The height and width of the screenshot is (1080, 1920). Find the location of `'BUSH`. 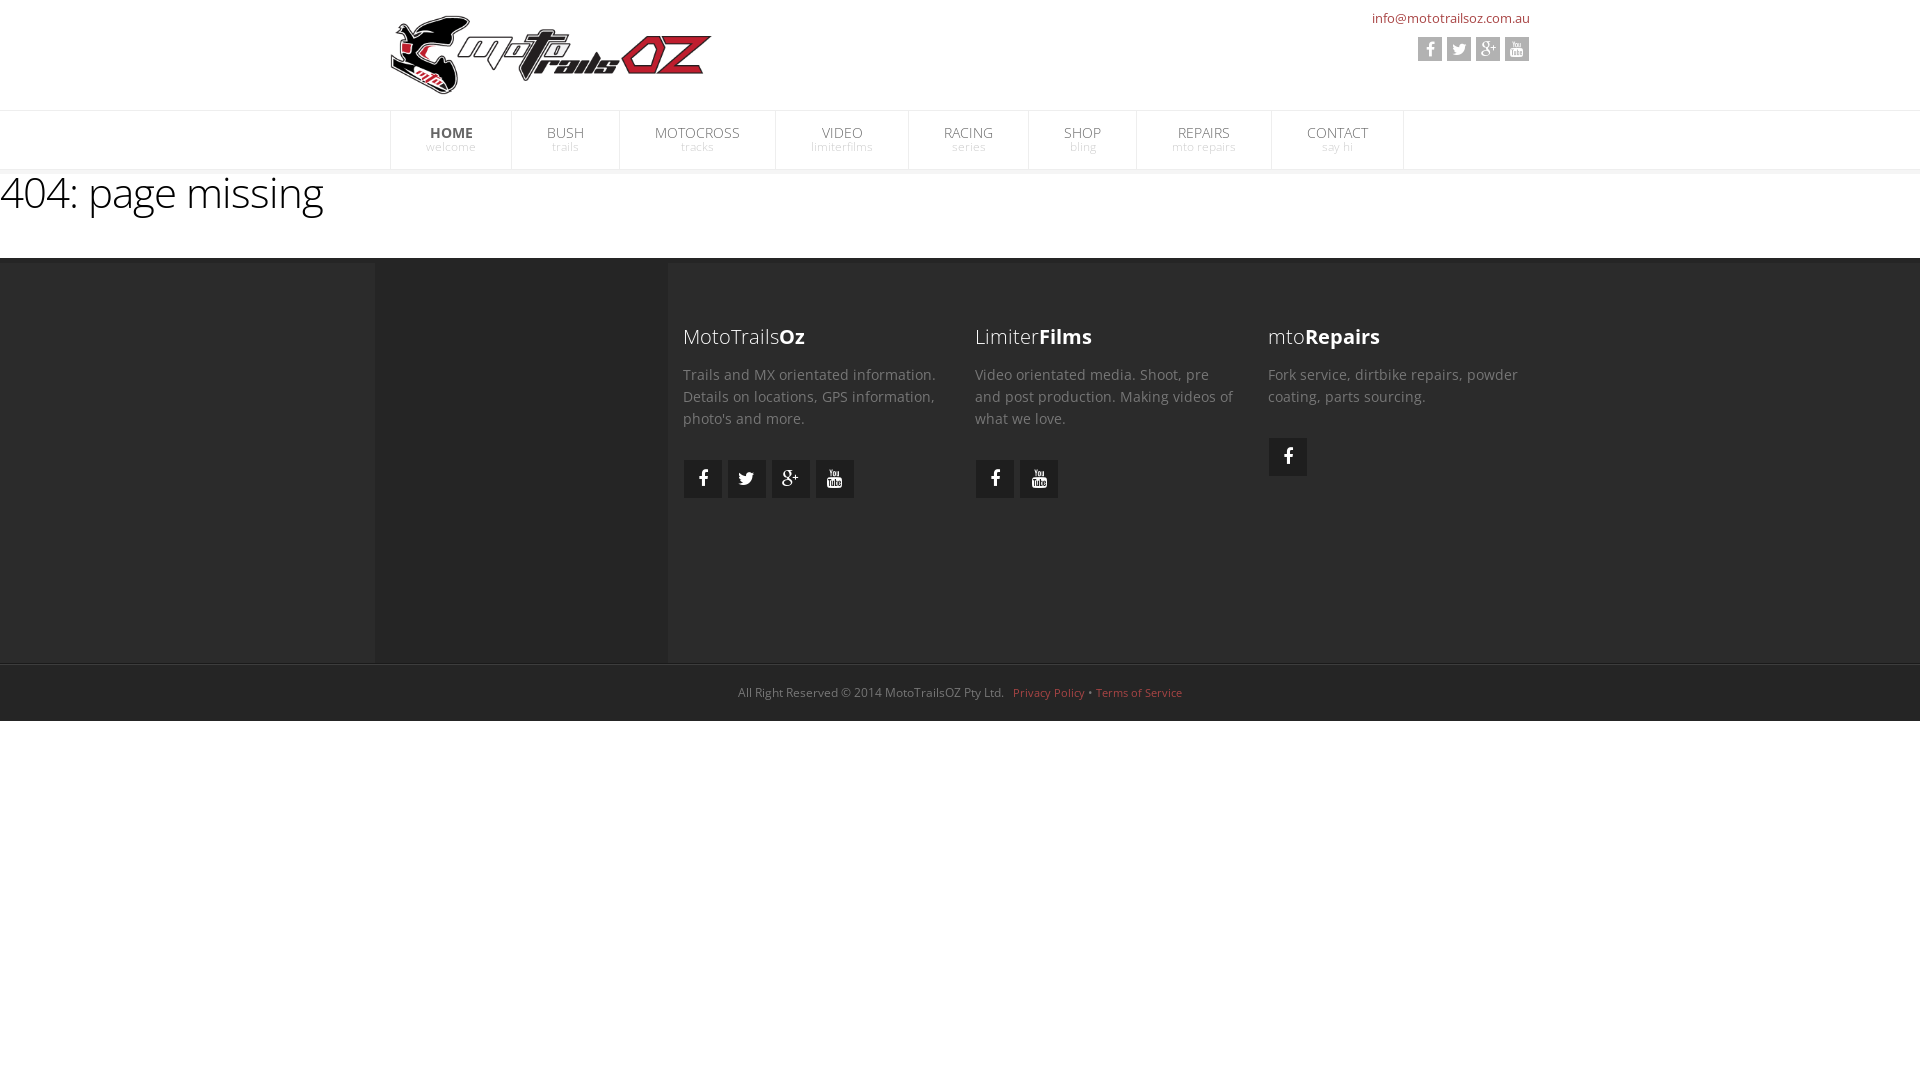

'BUSH is located at coordinates (564, 138).